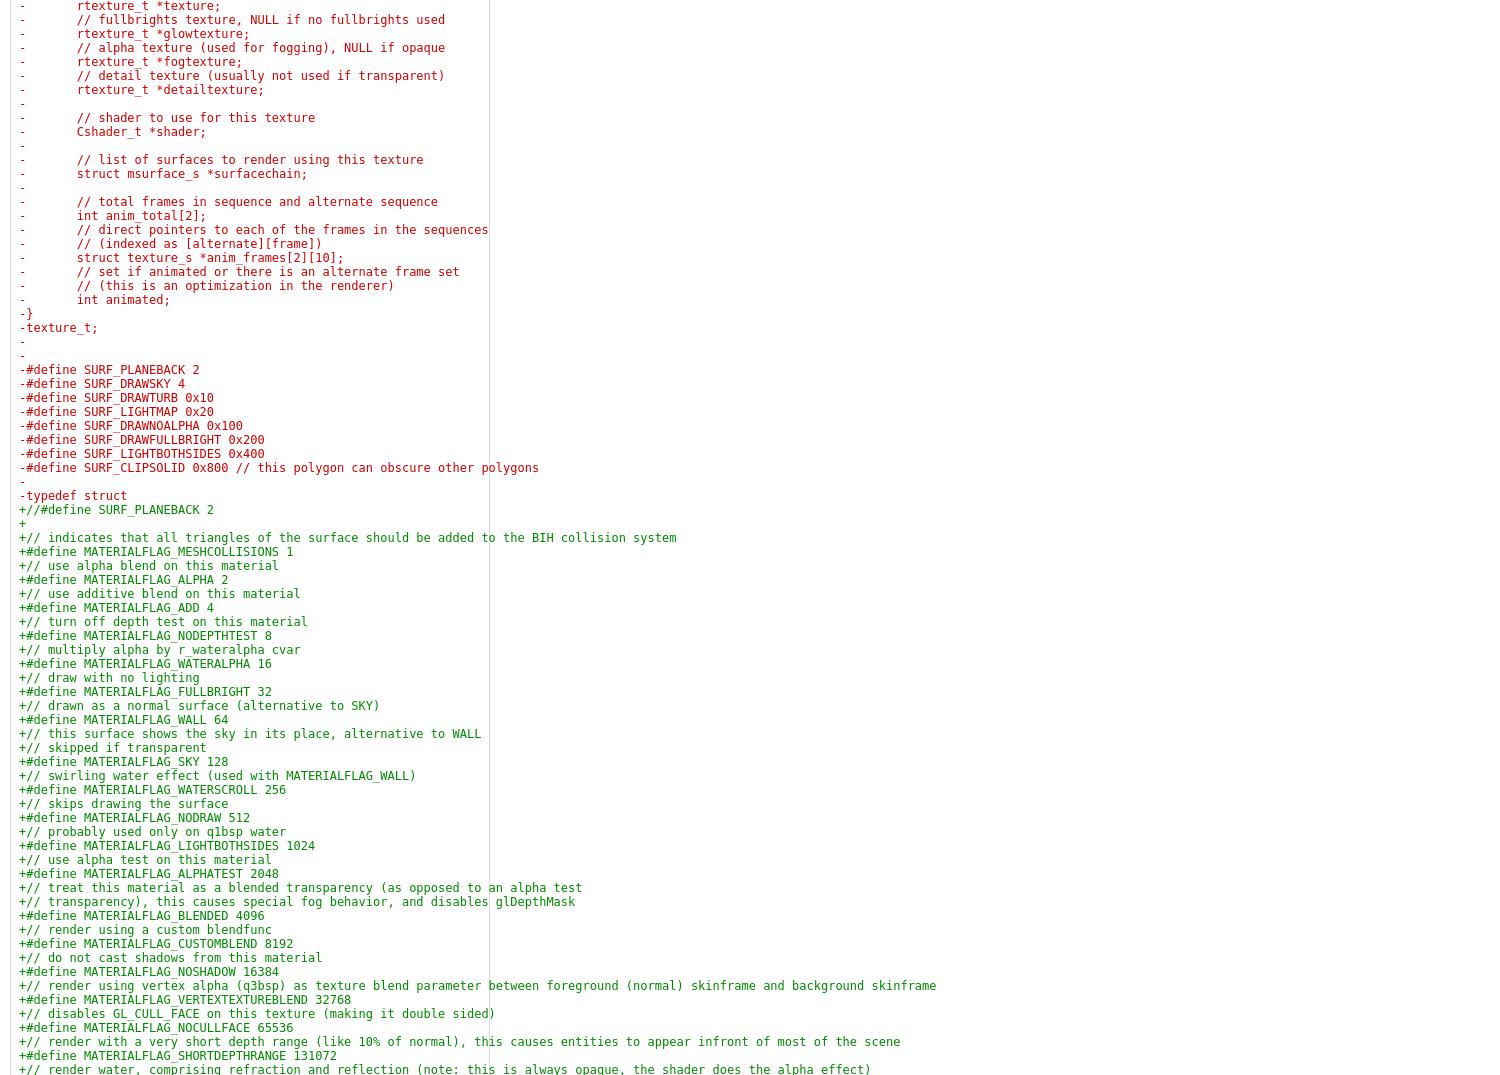 The height and width of the screenshot is (1075, 1500). I want to click on '+// transparency), this causes special fog behavior, and disables glDepthMask', so click(19, 901).